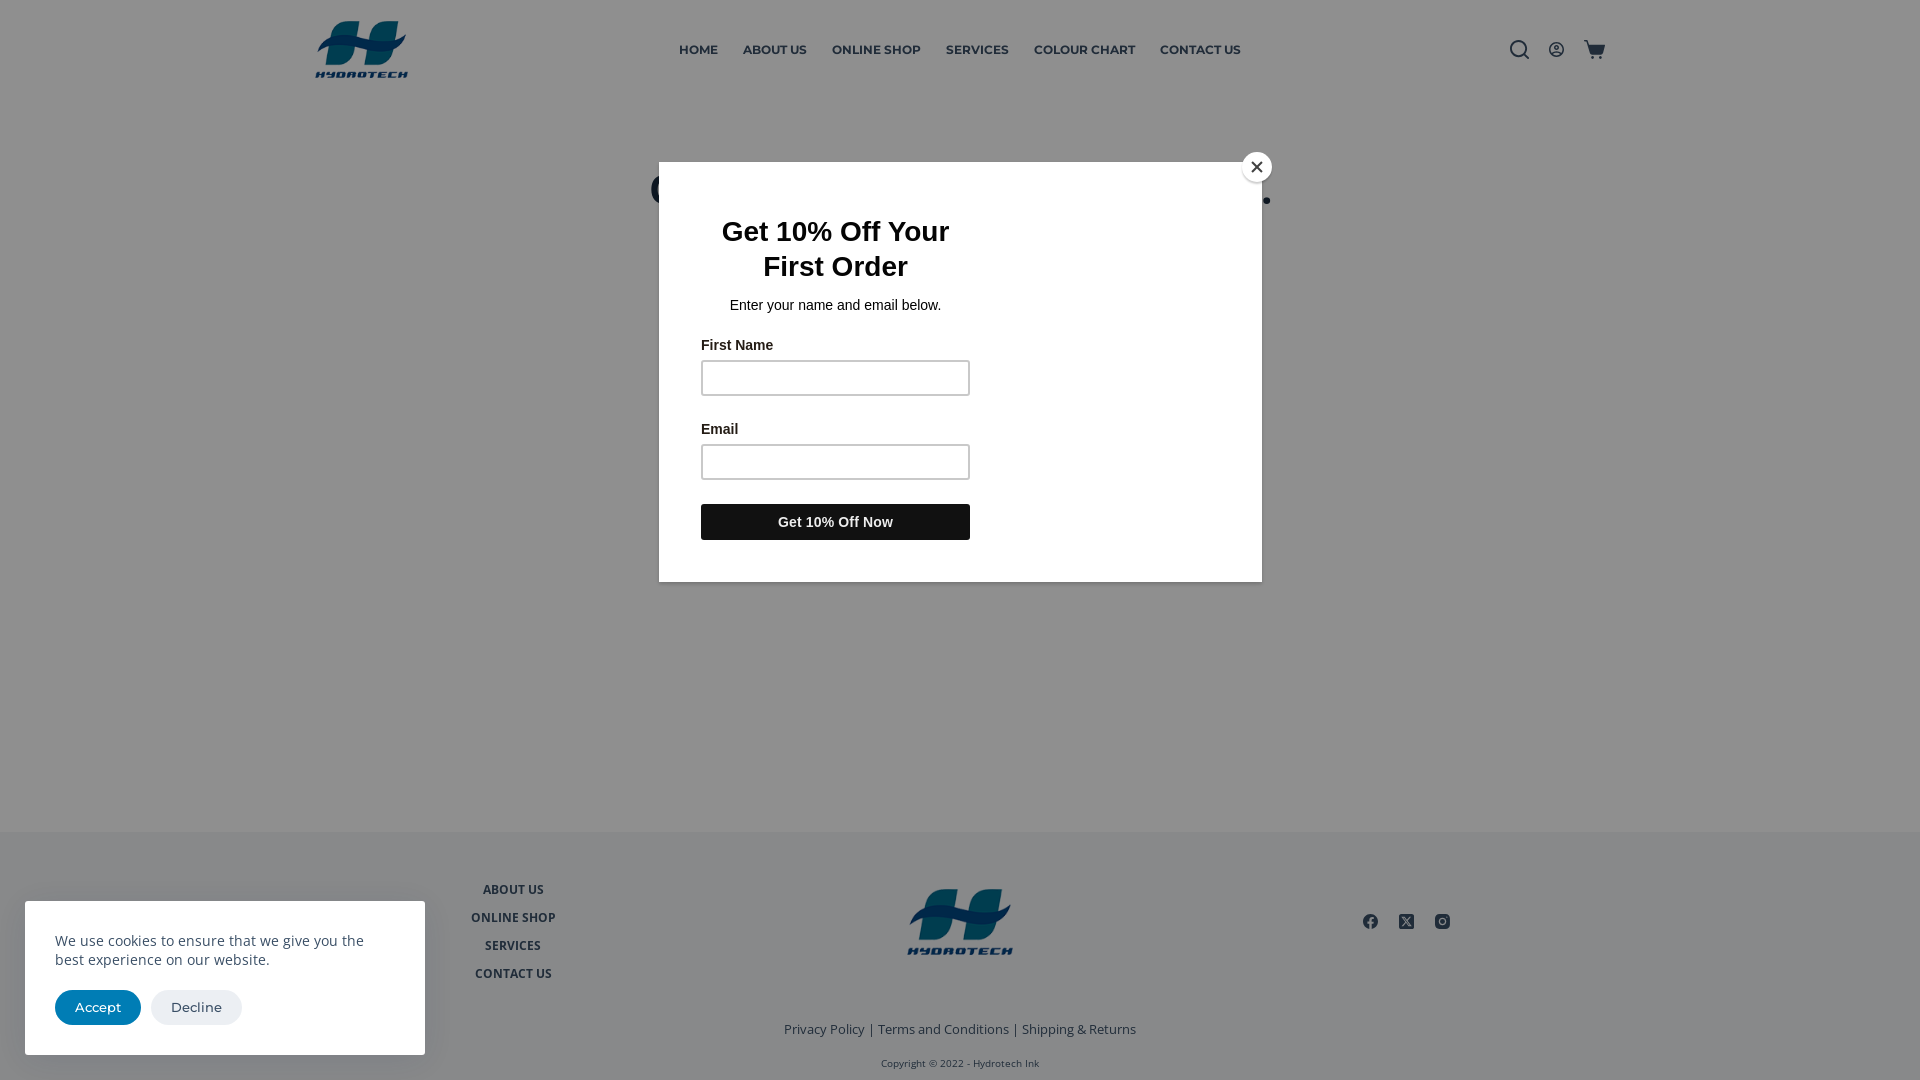 Image resolution: width=1920 pixels, height=1080 pixels. What do you see at coordinates (824, 1029) in the screenshot?
I see `'Privacy Policy'` at bounding box center [824, 1029].